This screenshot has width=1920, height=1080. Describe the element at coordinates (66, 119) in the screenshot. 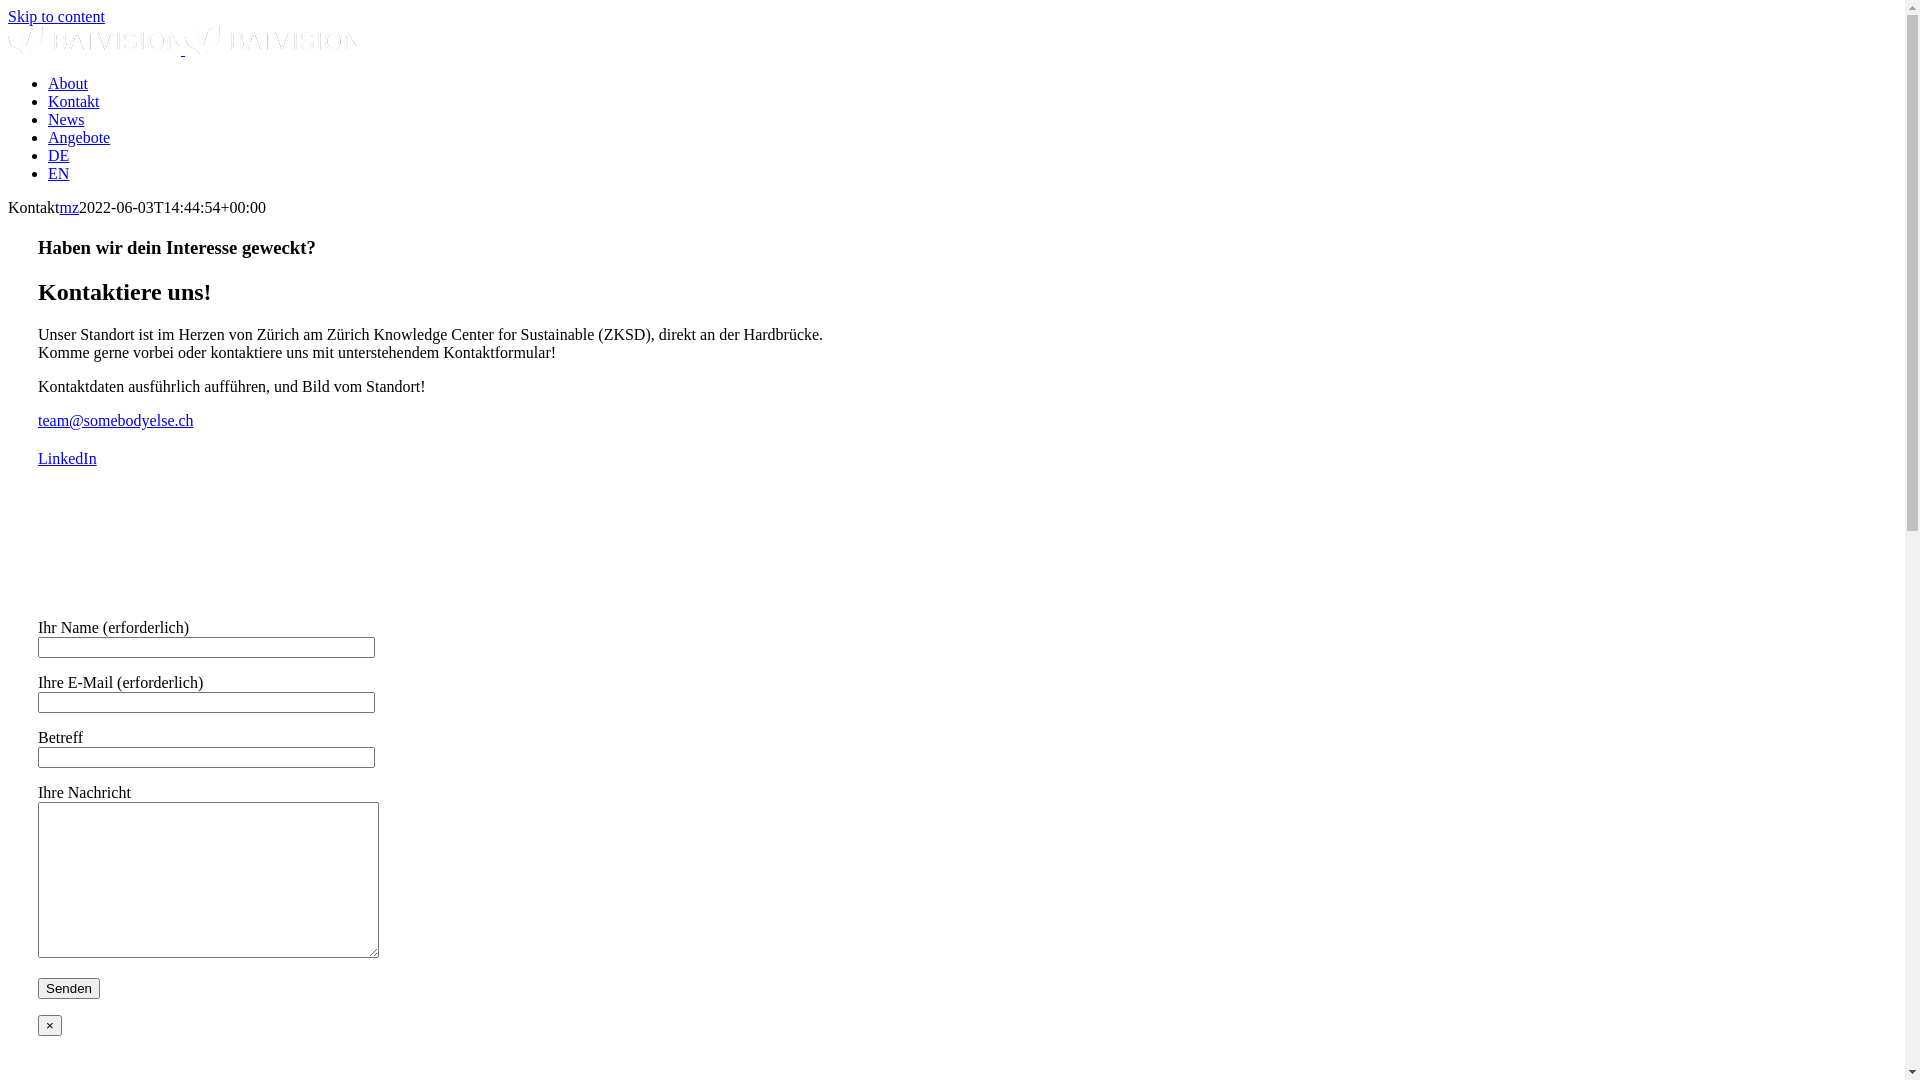

I see `'News'` at that location.